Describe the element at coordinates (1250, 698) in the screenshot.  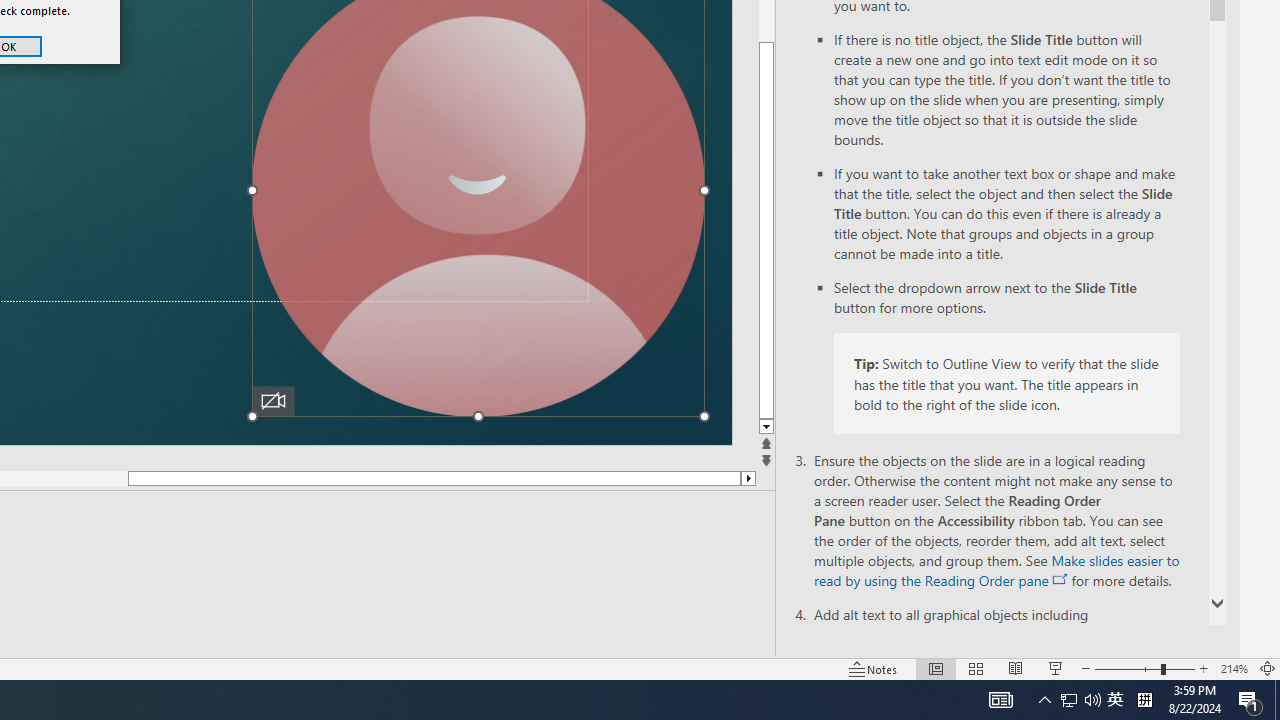
I see `'Action Center, 1 new notification'` at that location.